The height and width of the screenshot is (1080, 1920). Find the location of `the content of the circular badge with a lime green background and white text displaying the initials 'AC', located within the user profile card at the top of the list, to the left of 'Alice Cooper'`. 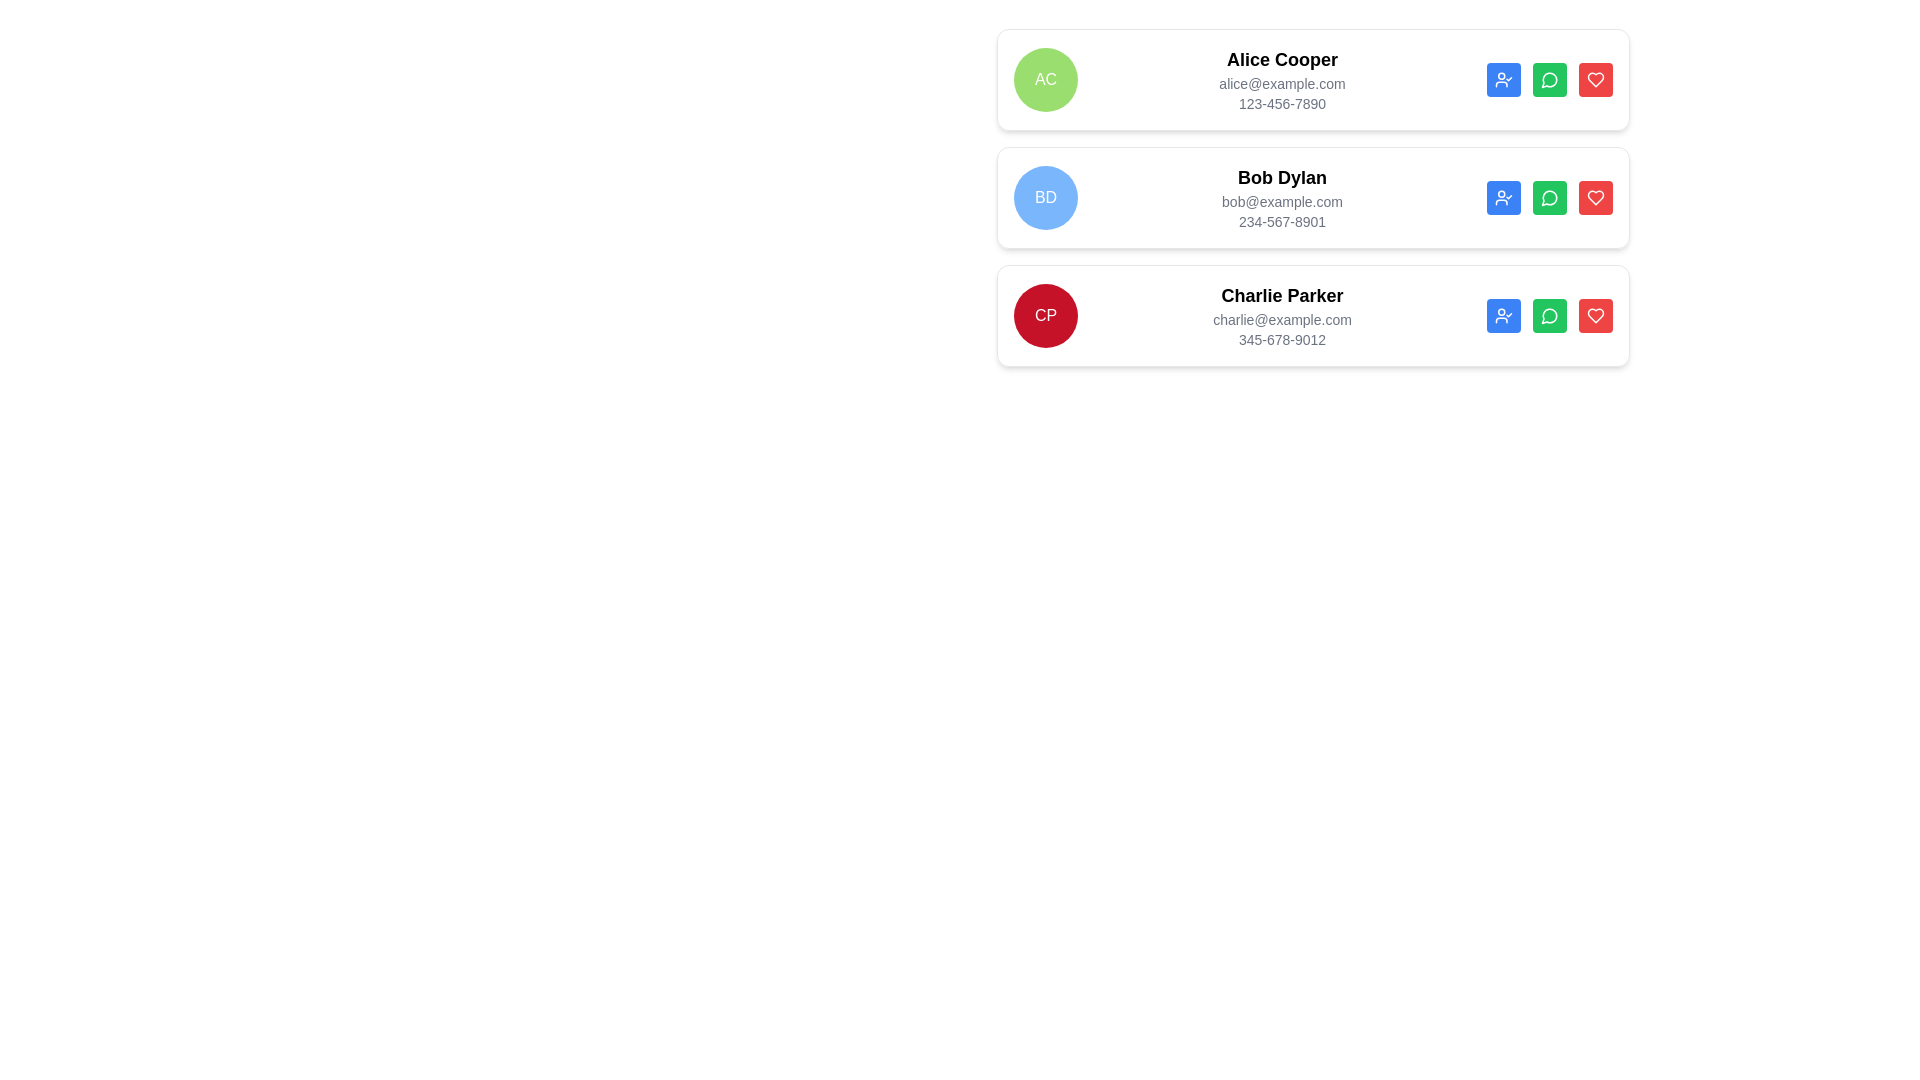

the content of the circular badge with a lime green background and white text displaying the initials 'AC', located within the user profile card at the top of the list, to the left of 'Alice Cooper' is located at coordinates (1045, 79).